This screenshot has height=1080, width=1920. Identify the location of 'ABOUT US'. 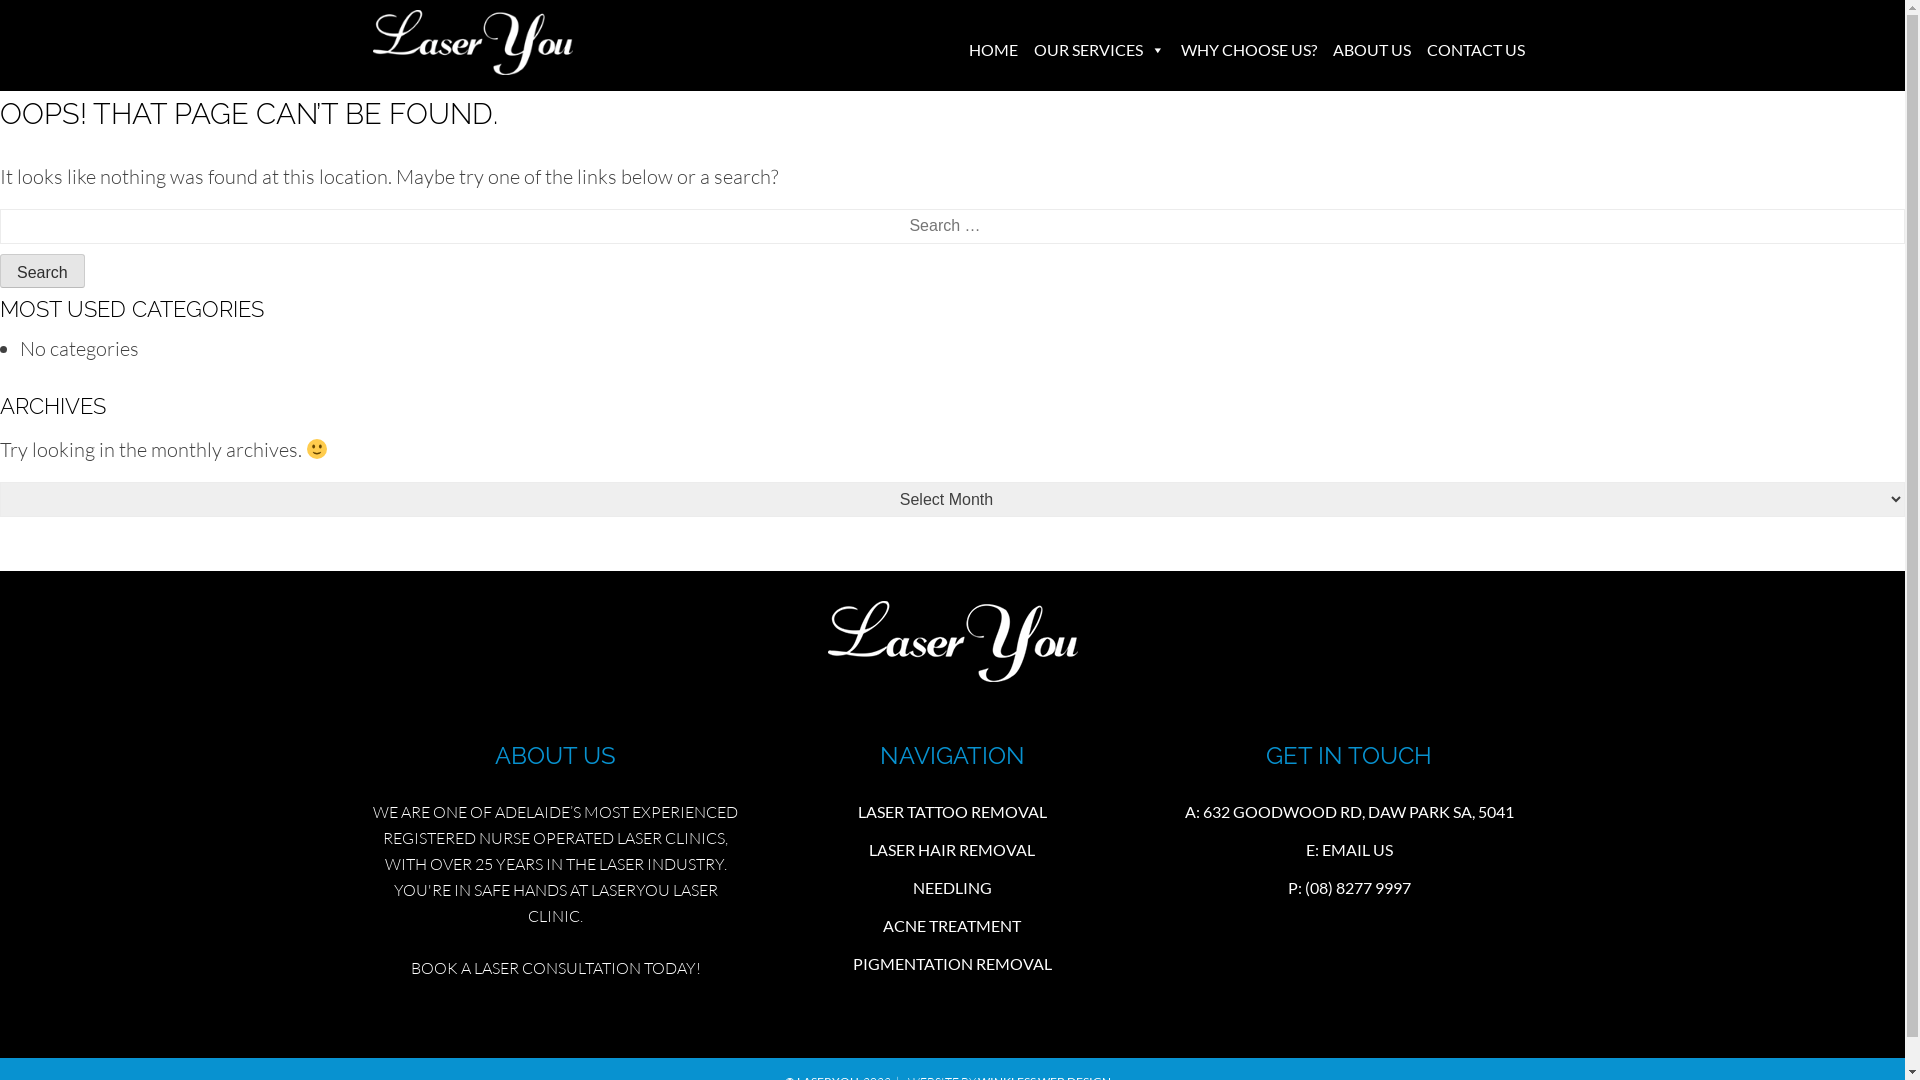
(1370, 49).